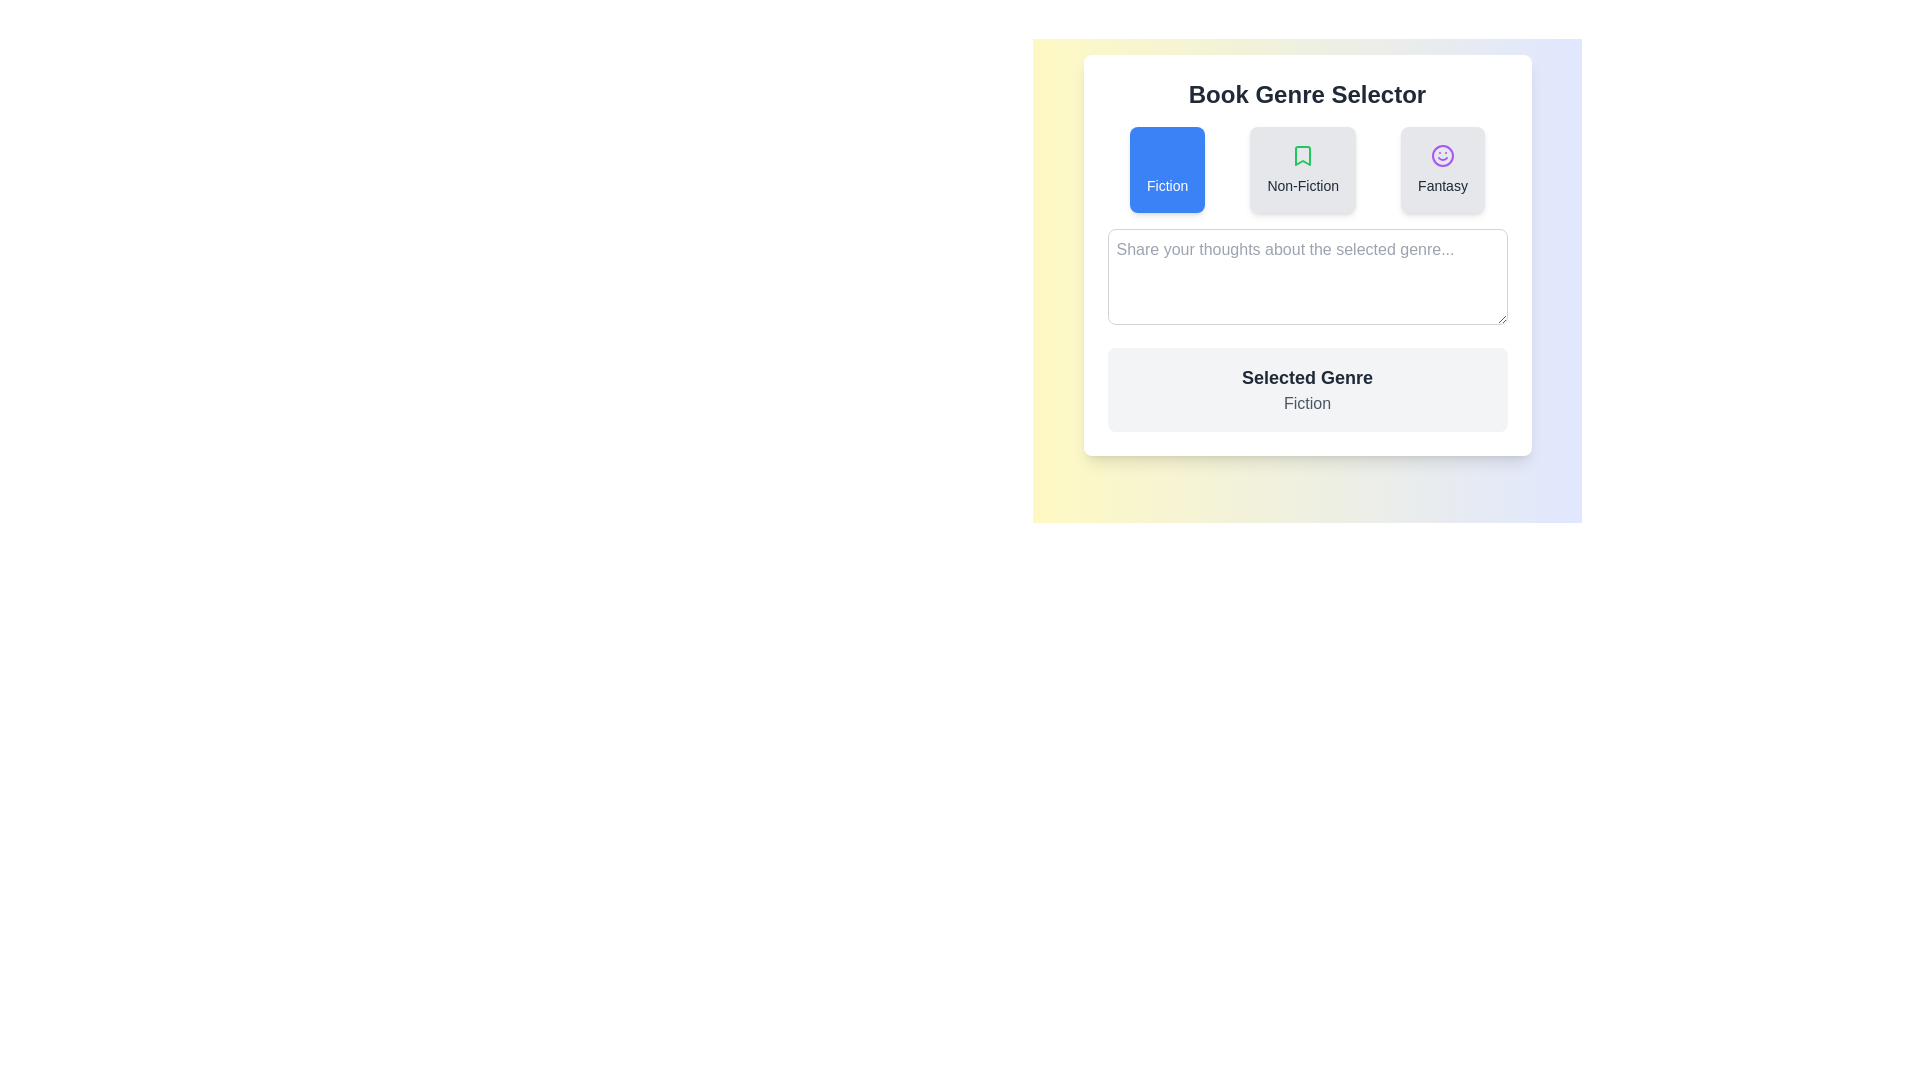  What do you see at coordinates (1443, 154) in the screenshot?
I see `the circular decorative icon resembling a smiling face, styled in purple, positioned centrally within the top section of the 'Fantasy' card` at bounding box center [1443, 154].